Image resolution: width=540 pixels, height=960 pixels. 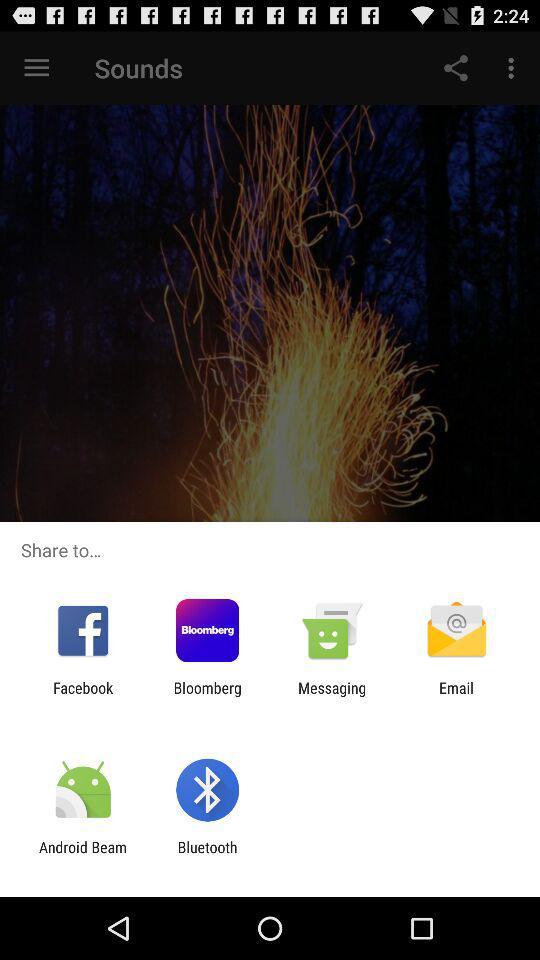 I want to click on app at the bottom right corner, so click(x=456, y=696).